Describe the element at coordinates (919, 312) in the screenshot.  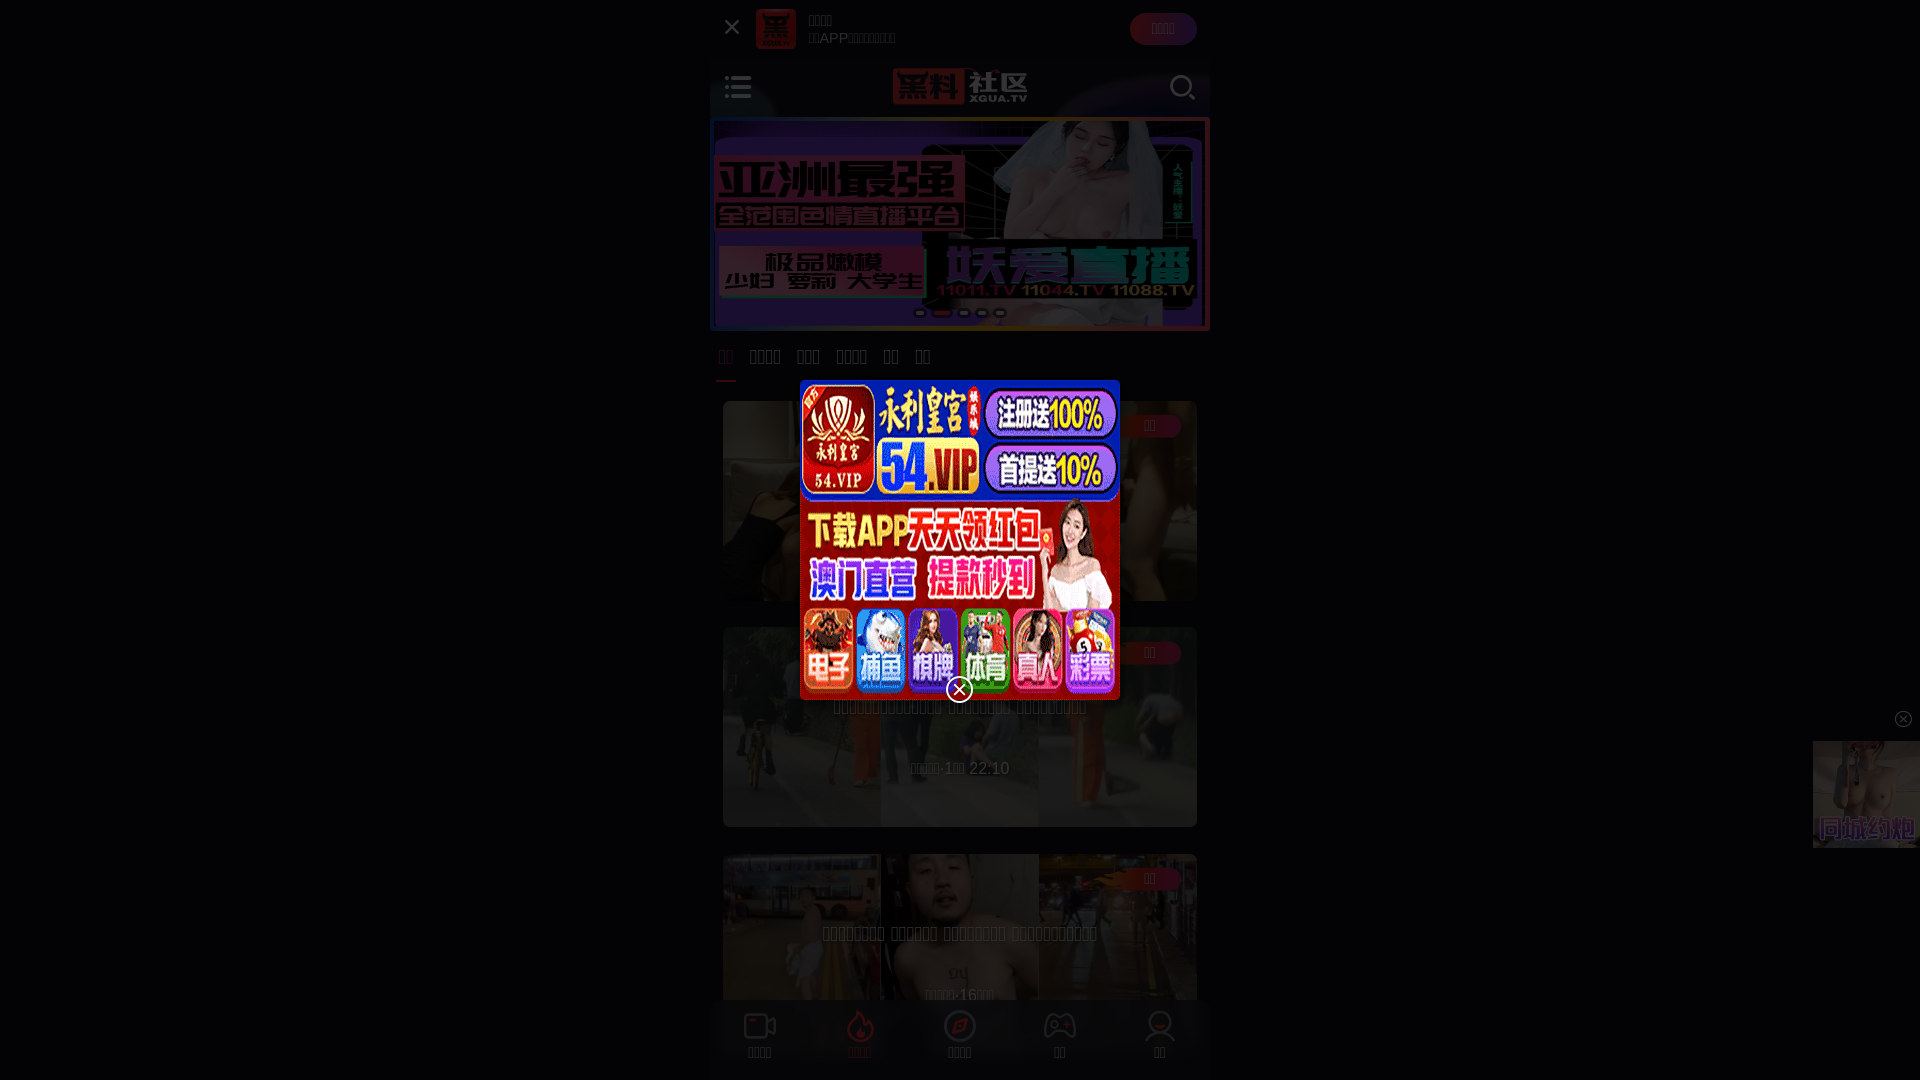
I see `'1'` at that location.